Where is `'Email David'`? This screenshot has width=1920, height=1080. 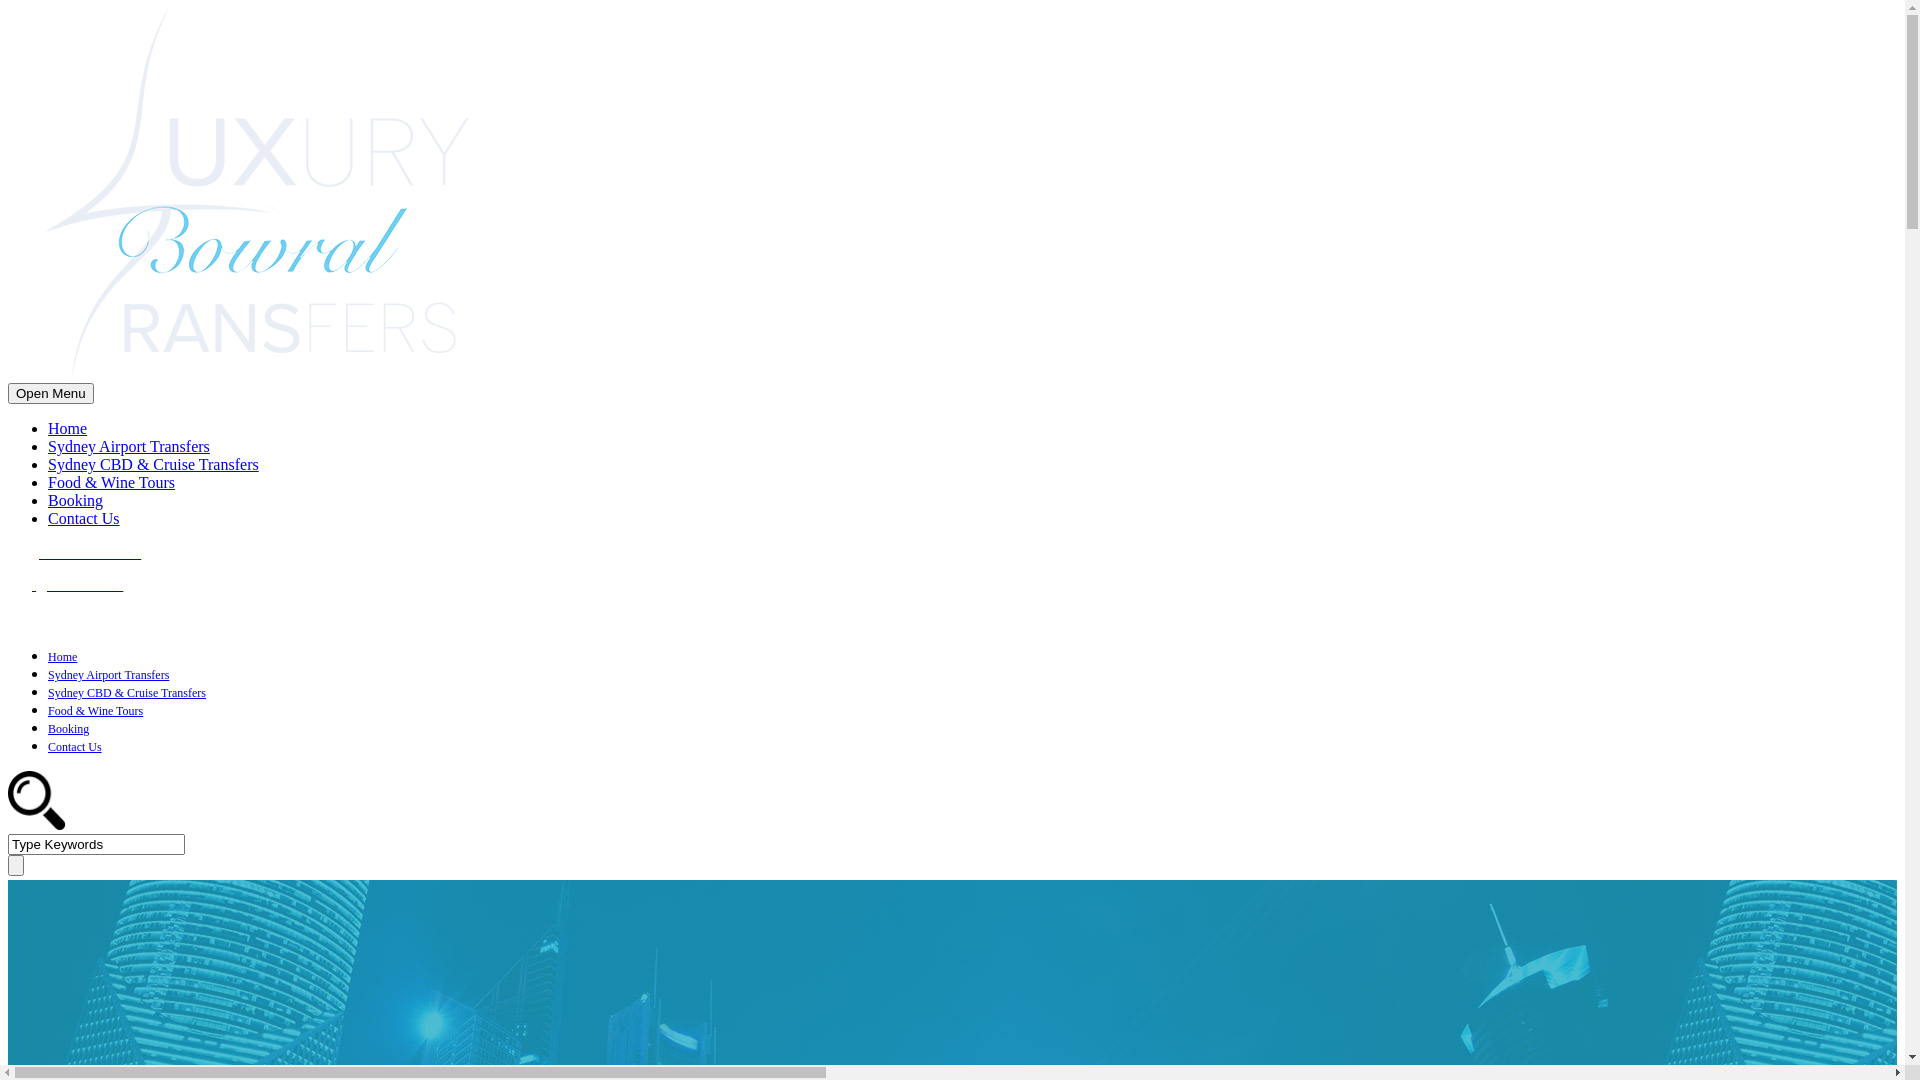 'Email David' is located at coordinates (65, 584).